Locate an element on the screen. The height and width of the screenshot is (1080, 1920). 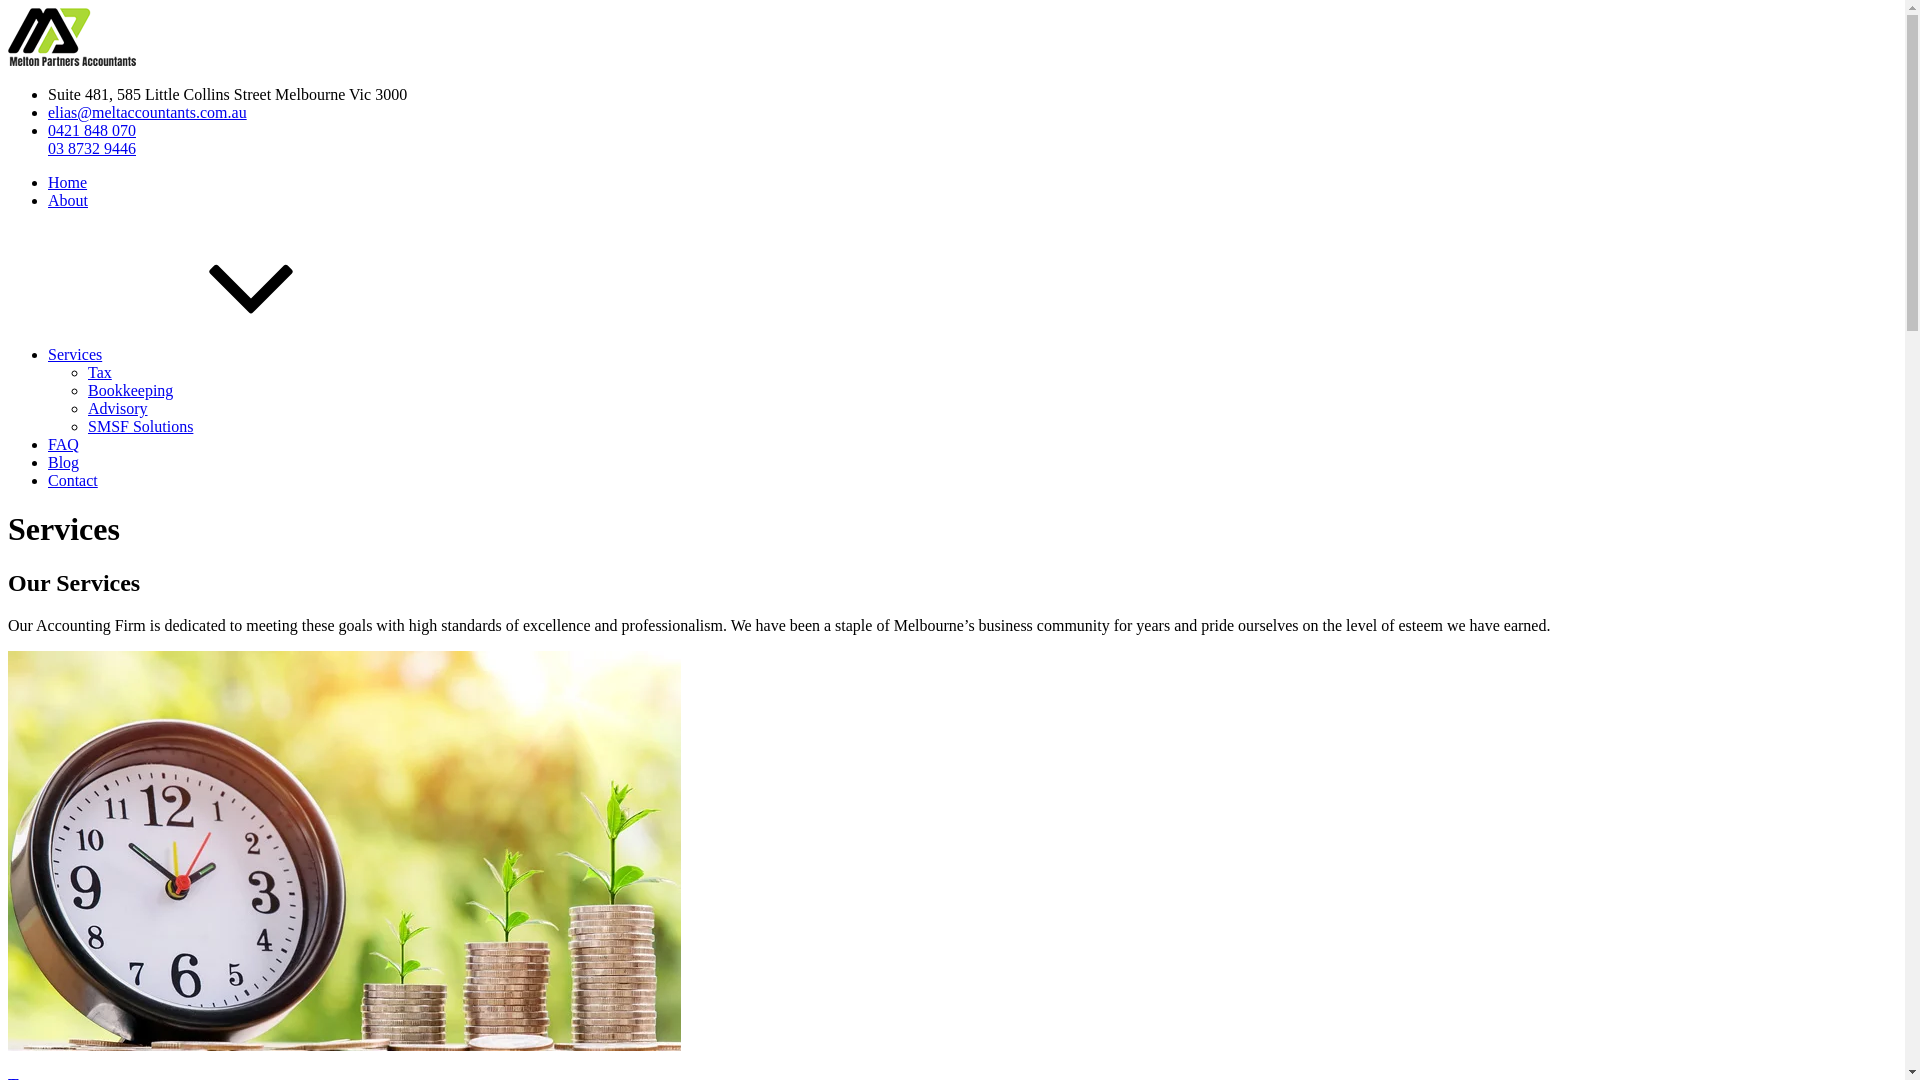
'Services' is located at coordinates (48, 353).